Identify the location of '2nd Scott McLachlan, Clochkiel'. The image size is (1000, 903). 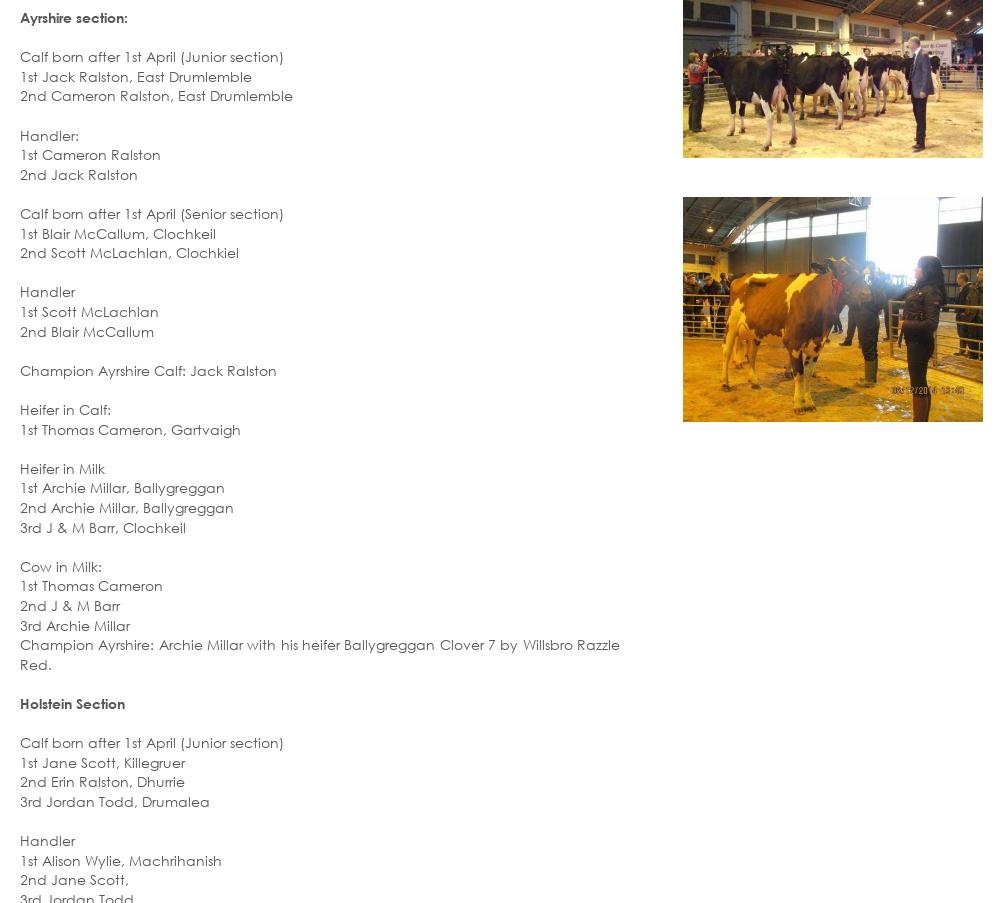
(129, 252).